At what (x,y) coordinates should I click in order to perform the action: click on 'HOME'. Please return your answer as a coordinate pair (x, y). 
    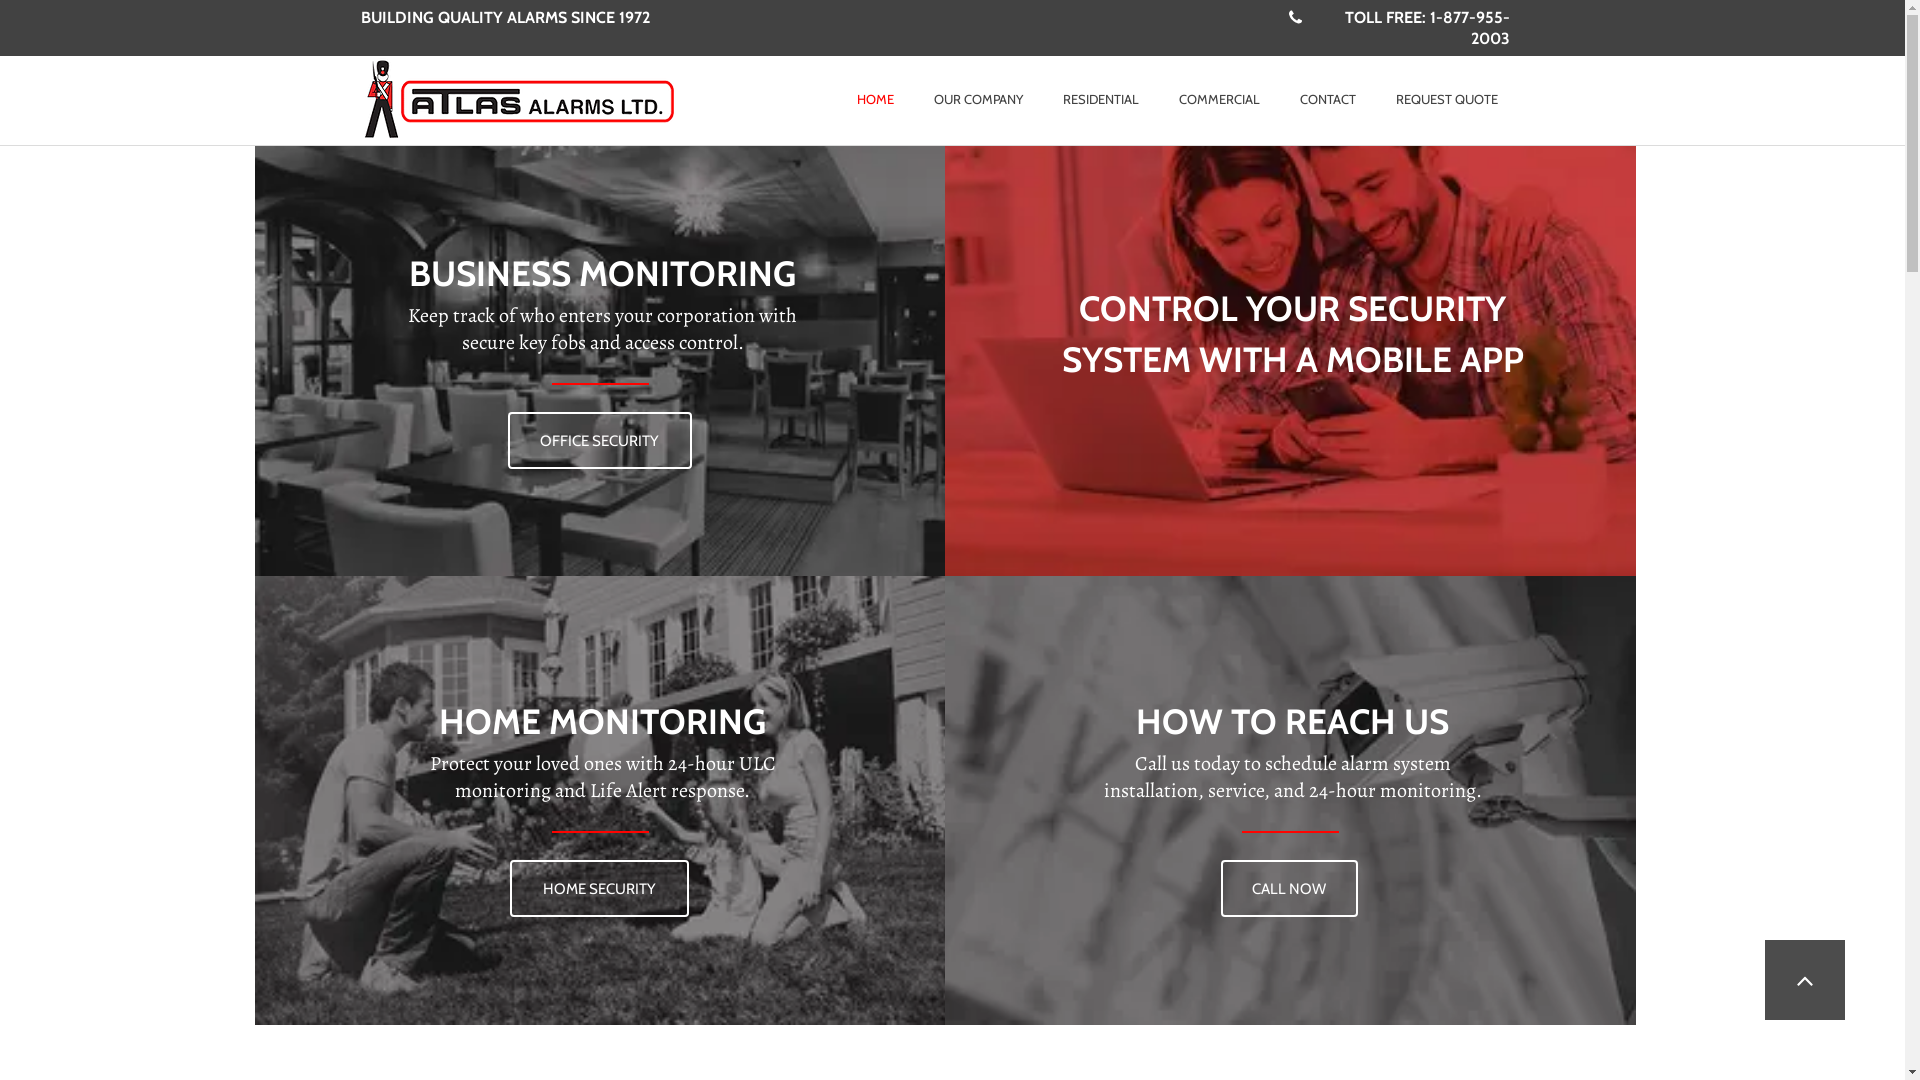
    Looking at the image, I should click on (875, 99).